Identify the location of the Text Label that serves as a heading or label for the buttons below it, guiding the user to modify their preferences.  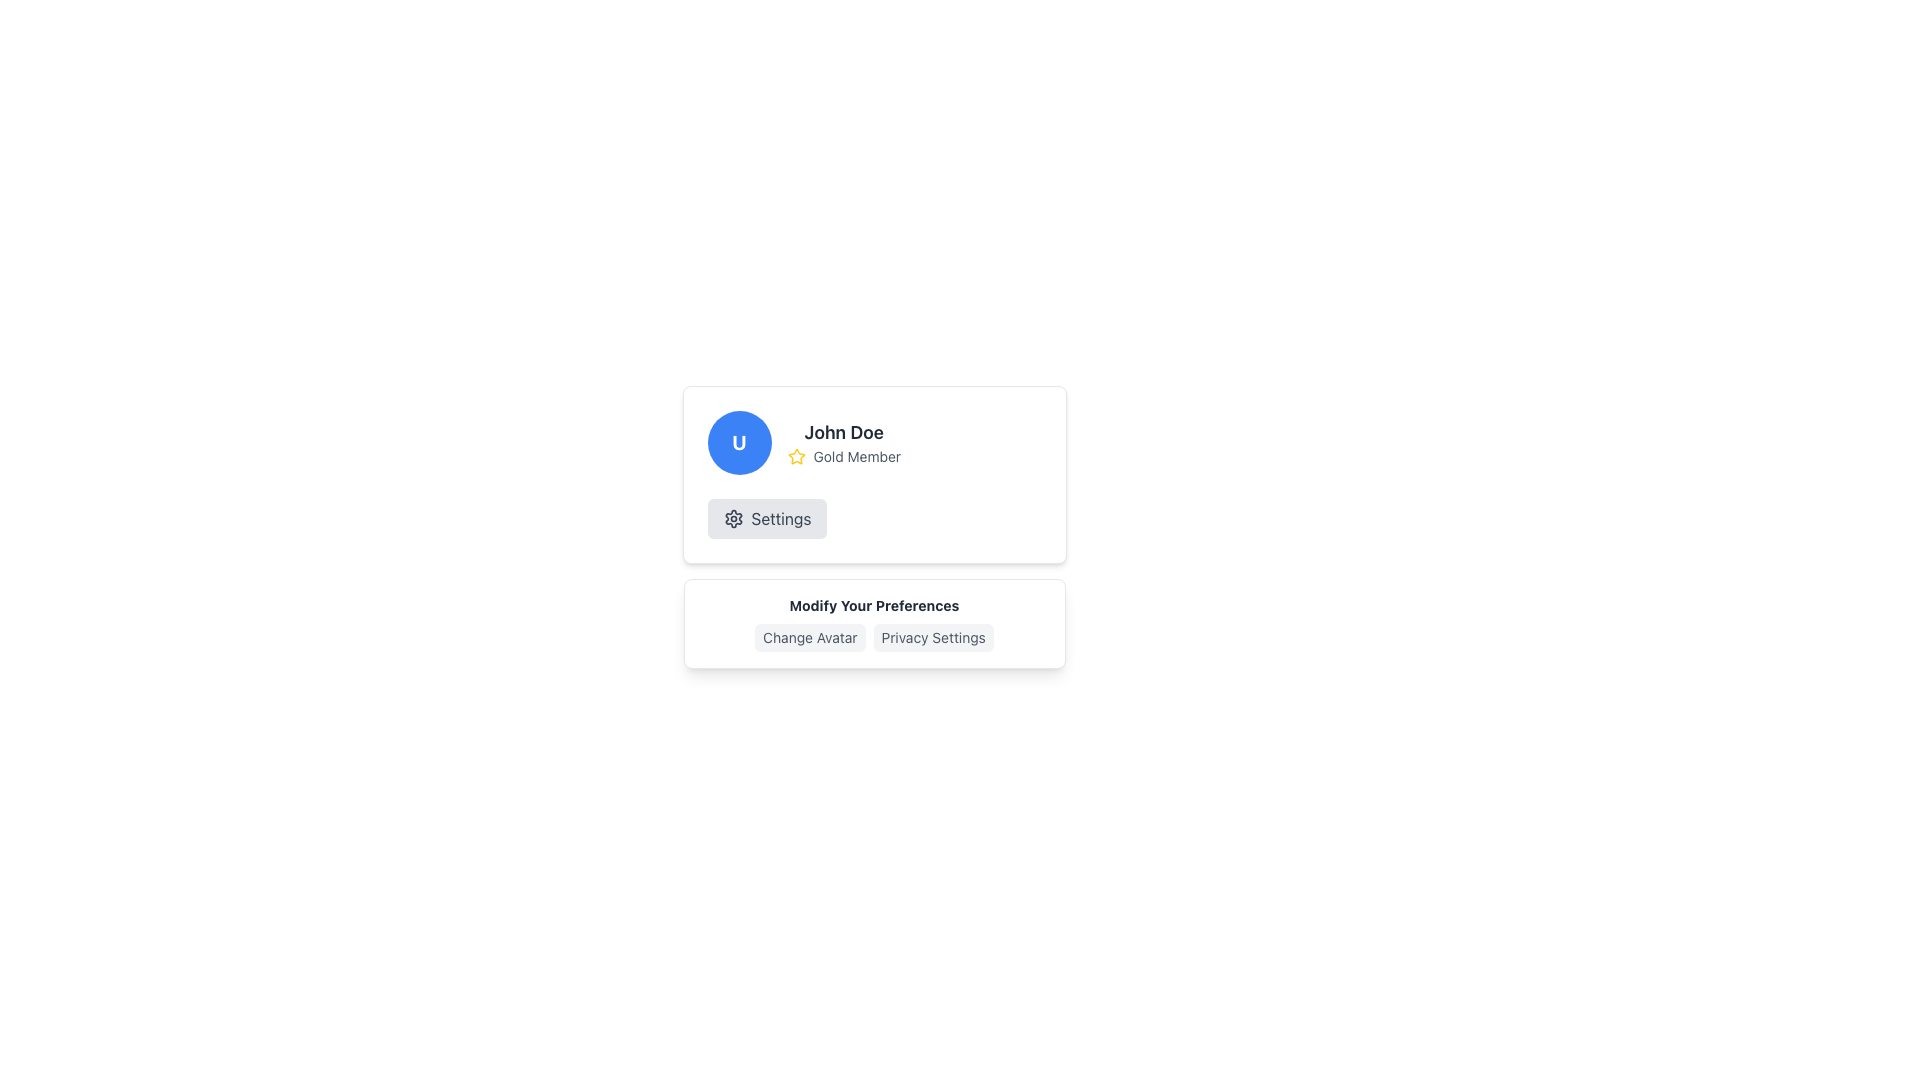
(874, 604).